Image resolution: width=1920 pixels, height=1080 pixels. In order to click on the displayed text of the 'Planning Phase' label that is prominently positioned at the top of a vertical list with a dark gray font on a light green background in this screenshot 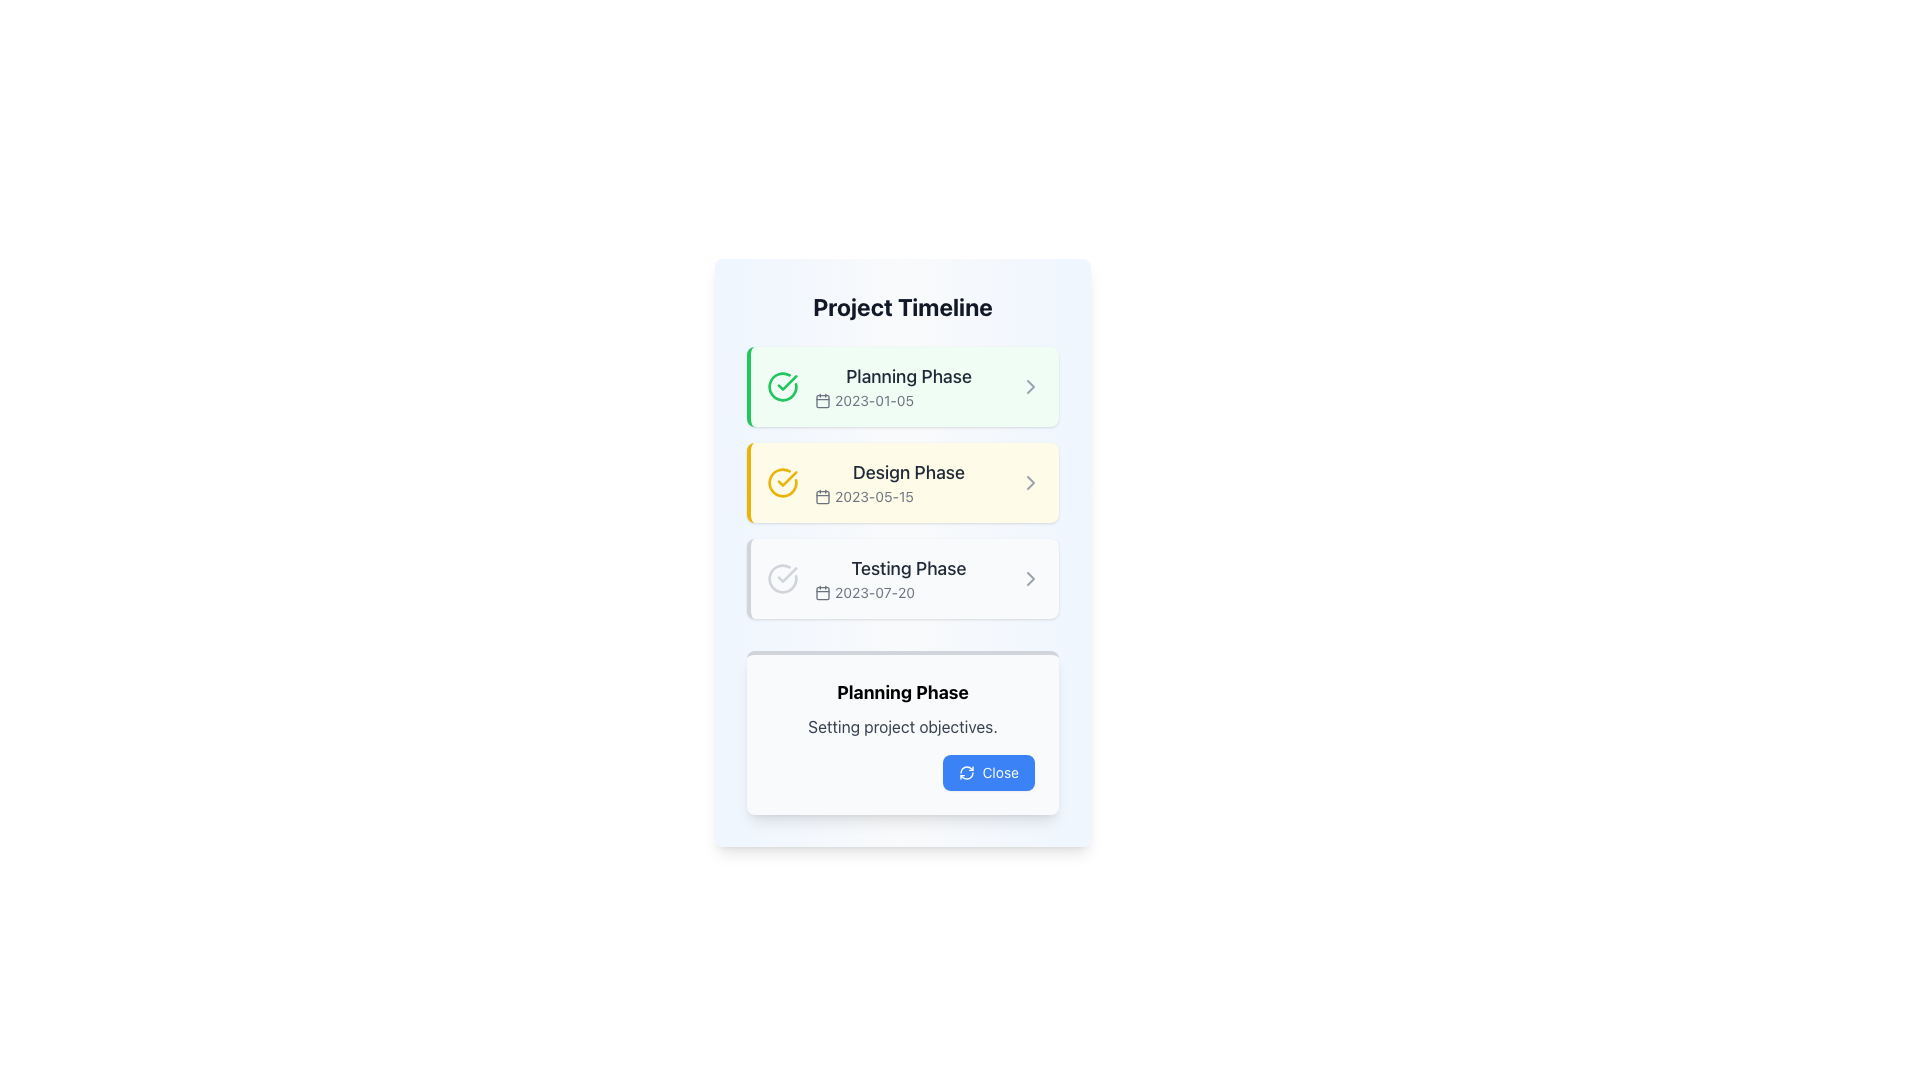, I will do `click(907, 386)`.